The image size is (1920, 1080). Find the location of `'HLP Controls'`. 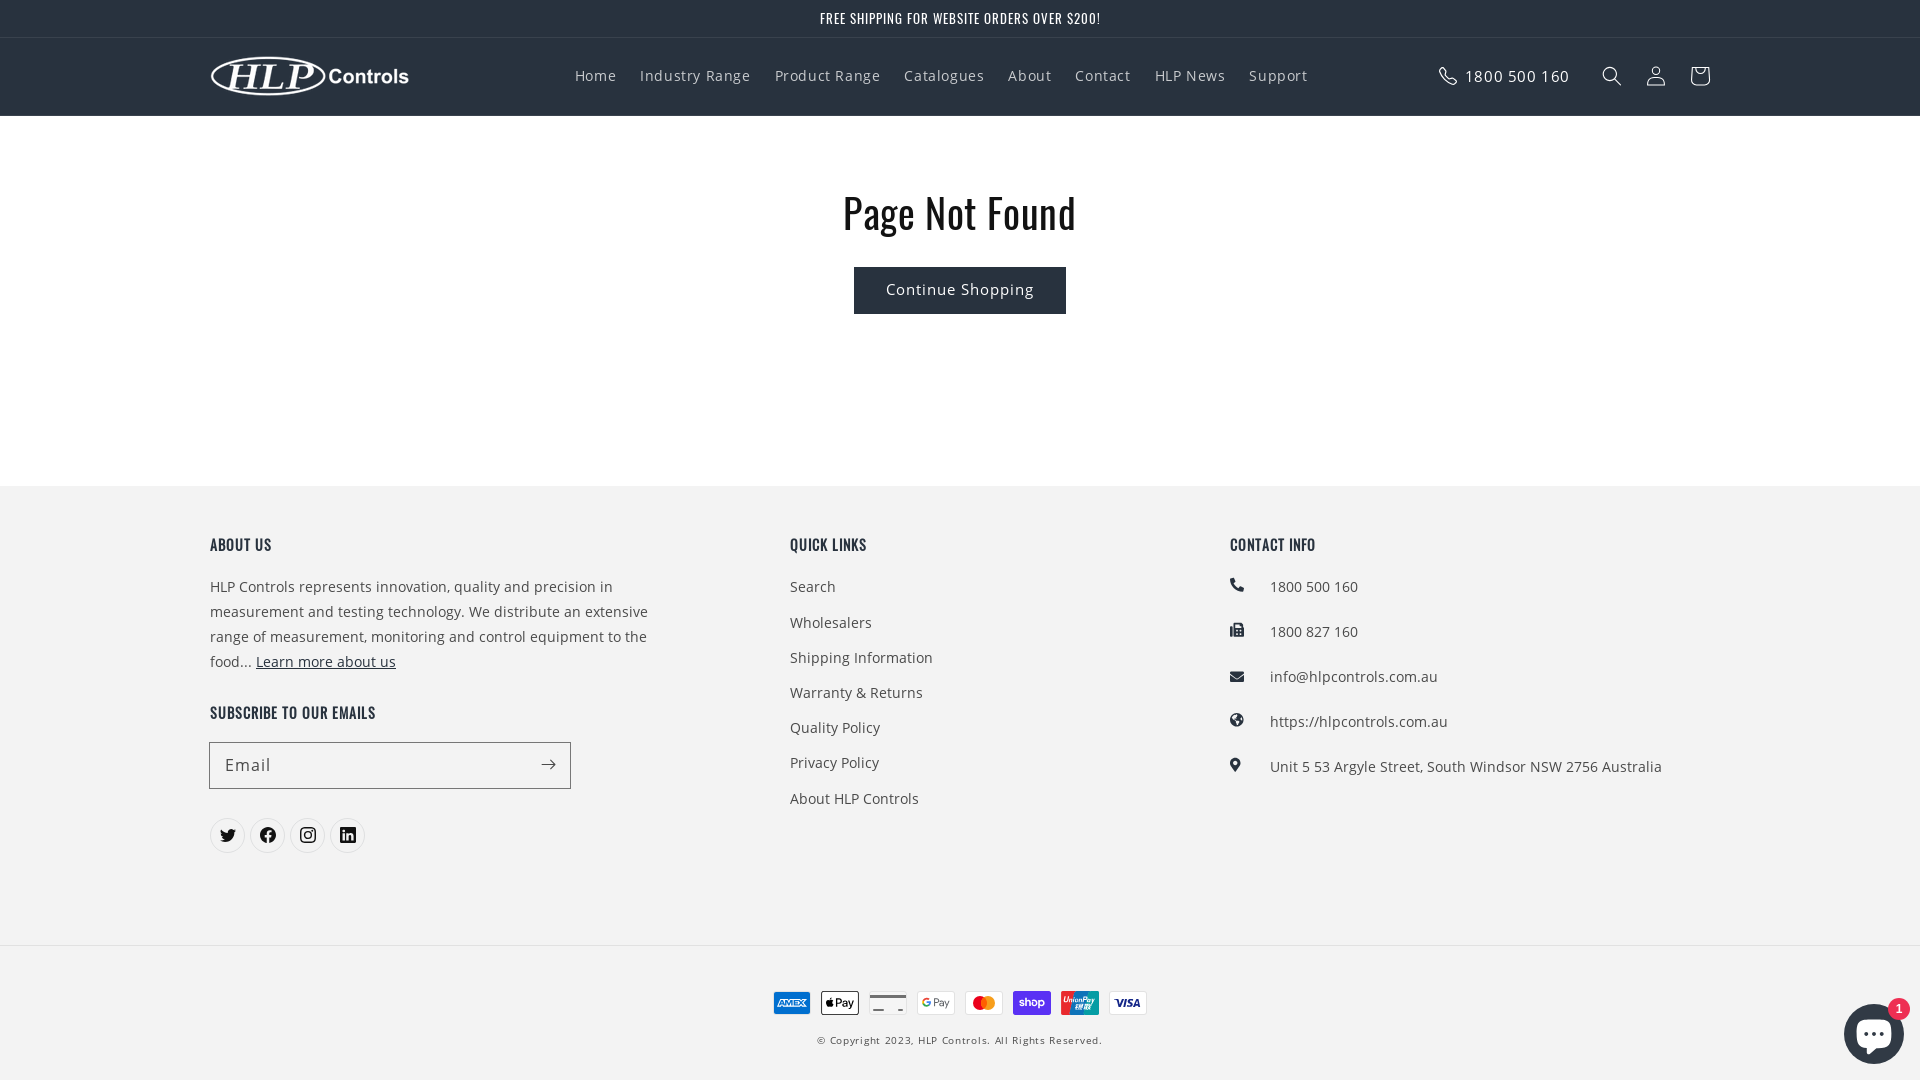

'HLP Controls' is located at coordinates (951, 1039).